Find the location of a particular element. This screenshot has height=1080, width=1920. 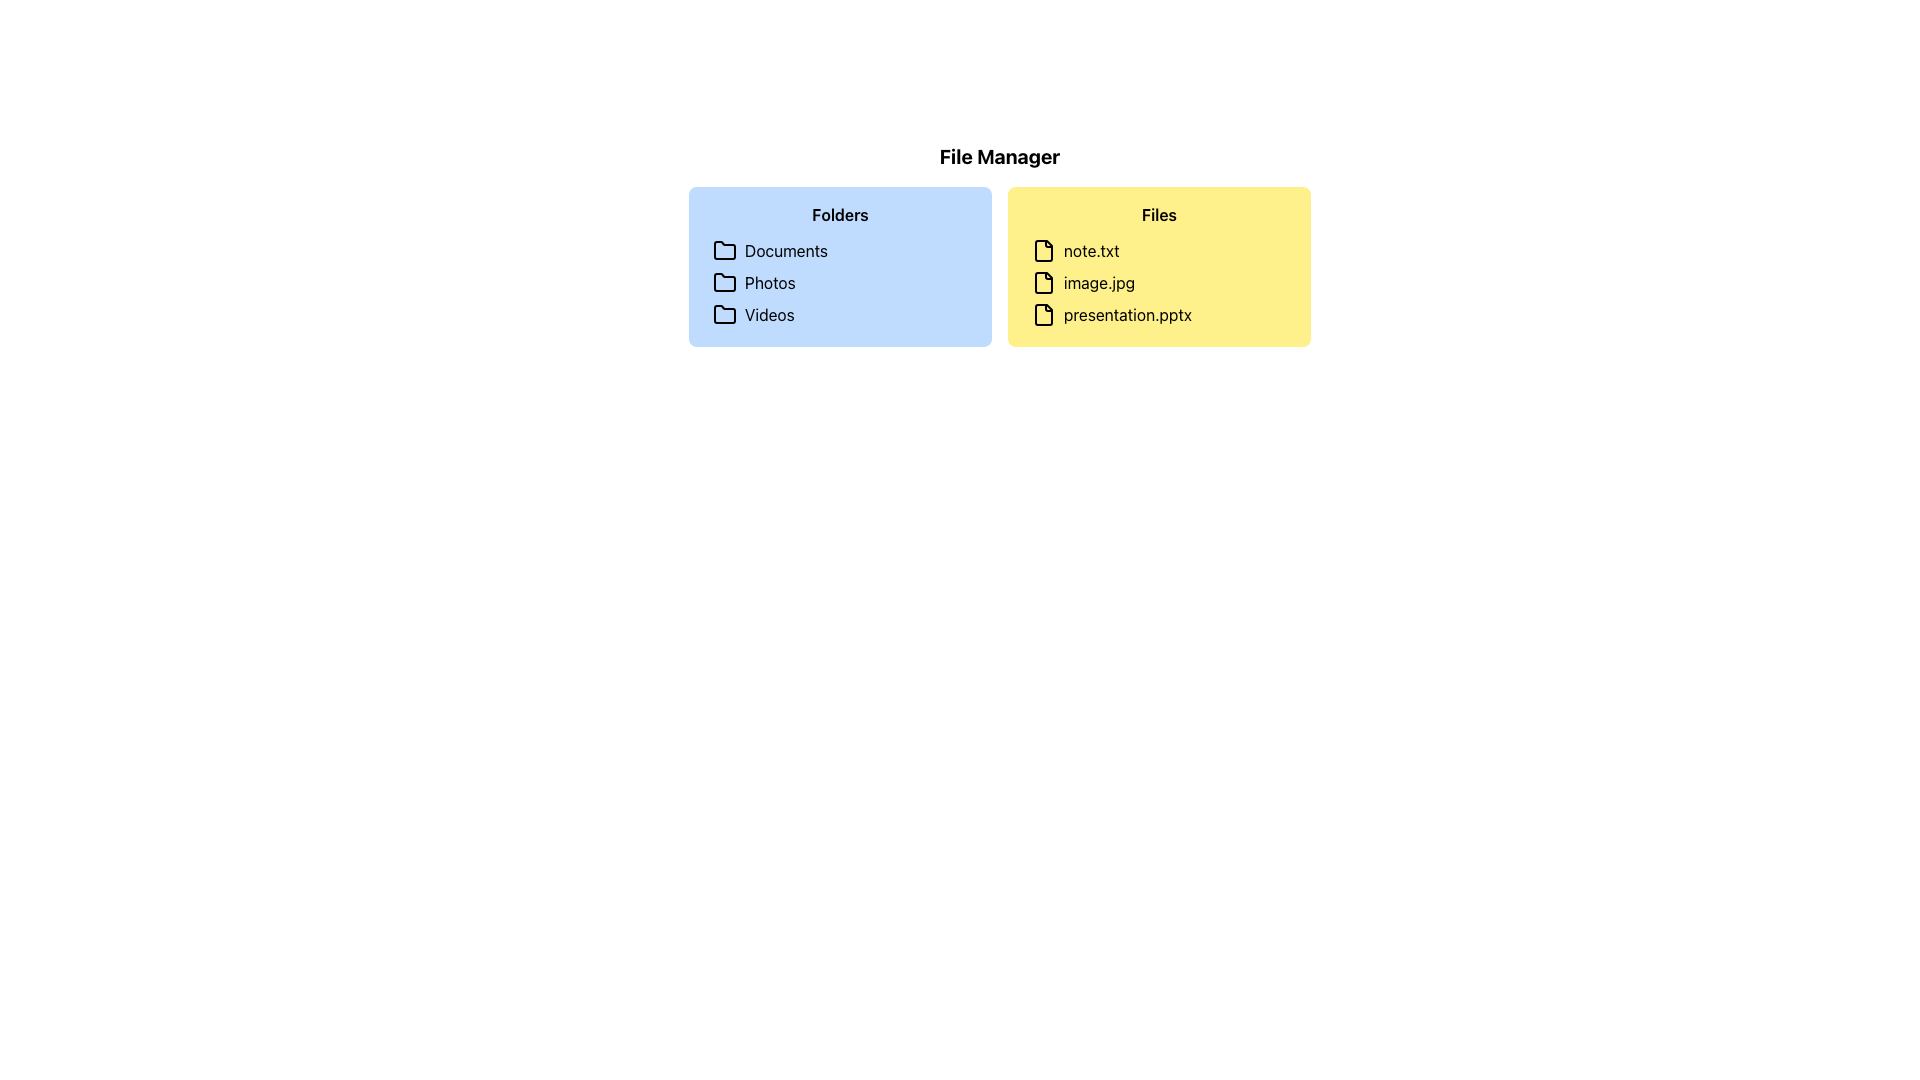

on the file entry for 'image.jpg' located in the 'Files' section, which is the second entry in the list is located at coordinates (1159, 282).